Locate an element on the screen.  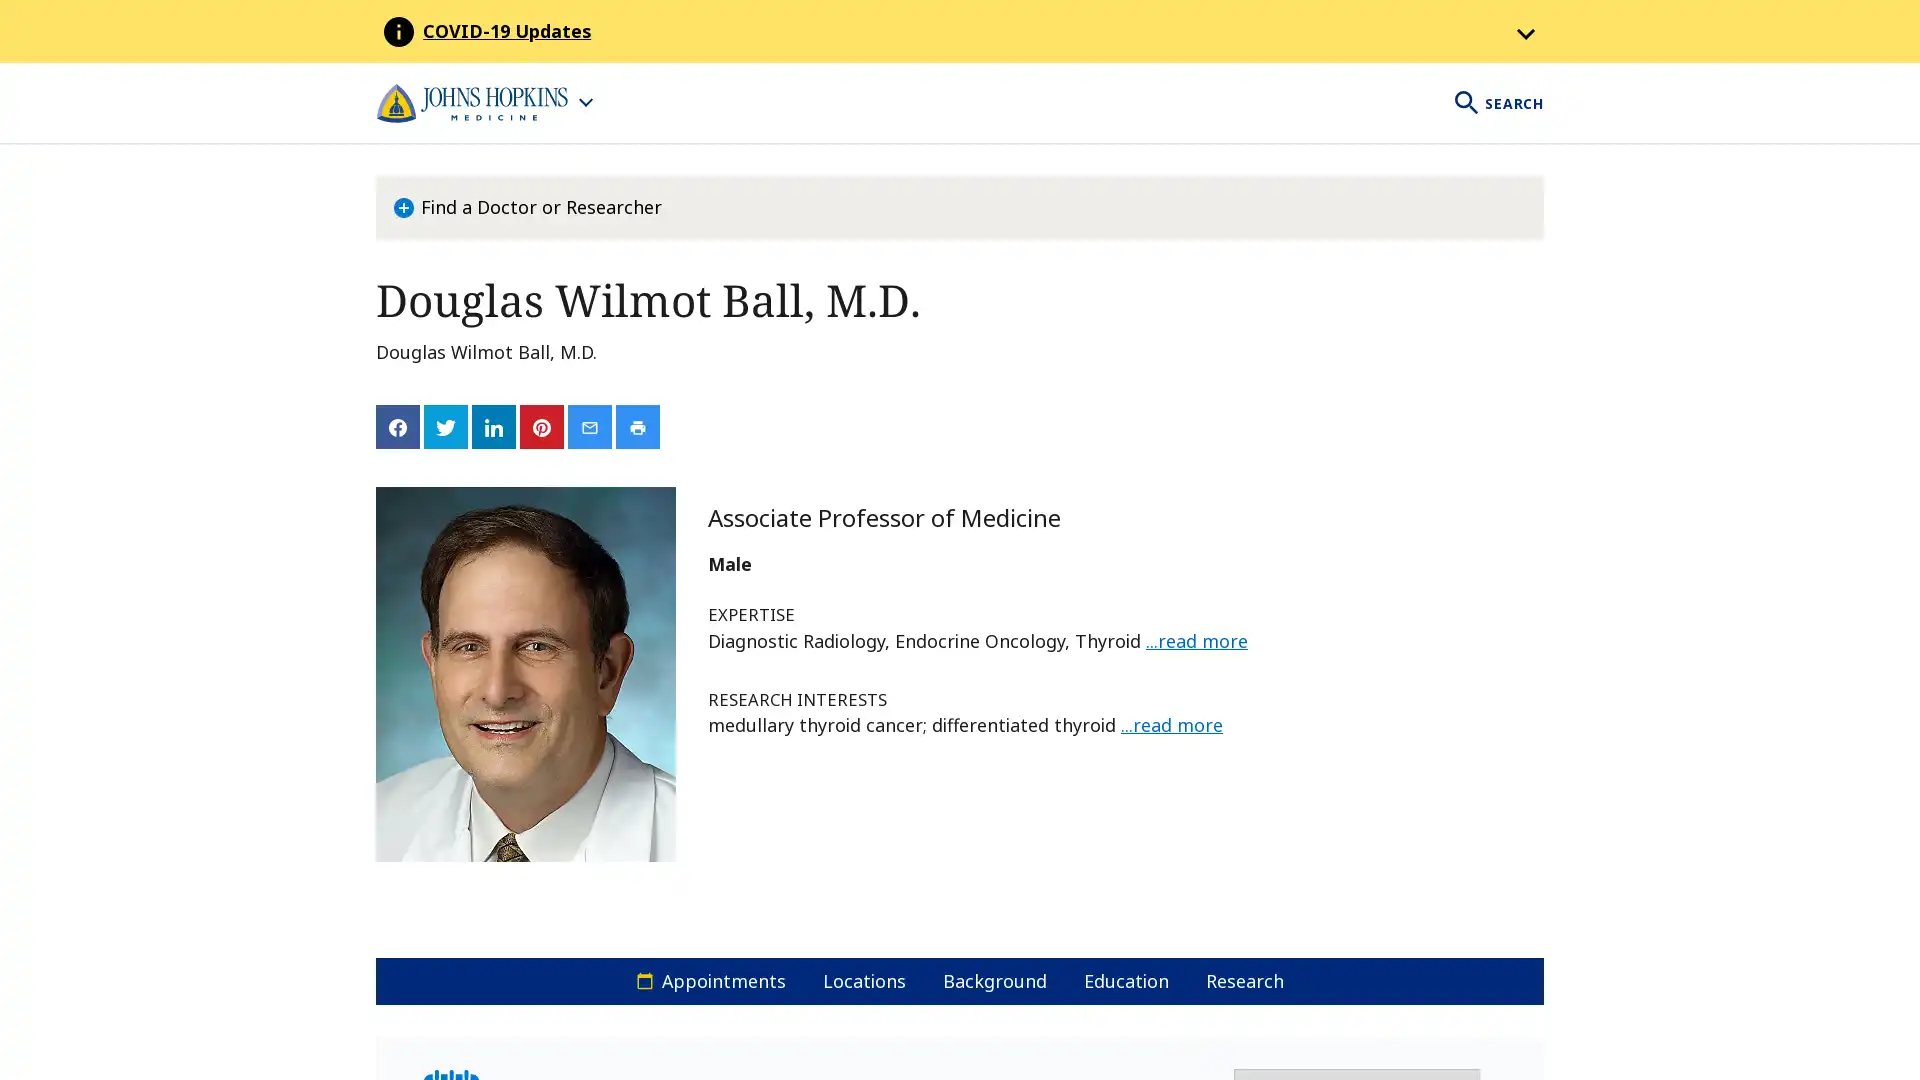
JOHNS HOPKINS MEDICINE MENU is located at coordinates (484, 103).